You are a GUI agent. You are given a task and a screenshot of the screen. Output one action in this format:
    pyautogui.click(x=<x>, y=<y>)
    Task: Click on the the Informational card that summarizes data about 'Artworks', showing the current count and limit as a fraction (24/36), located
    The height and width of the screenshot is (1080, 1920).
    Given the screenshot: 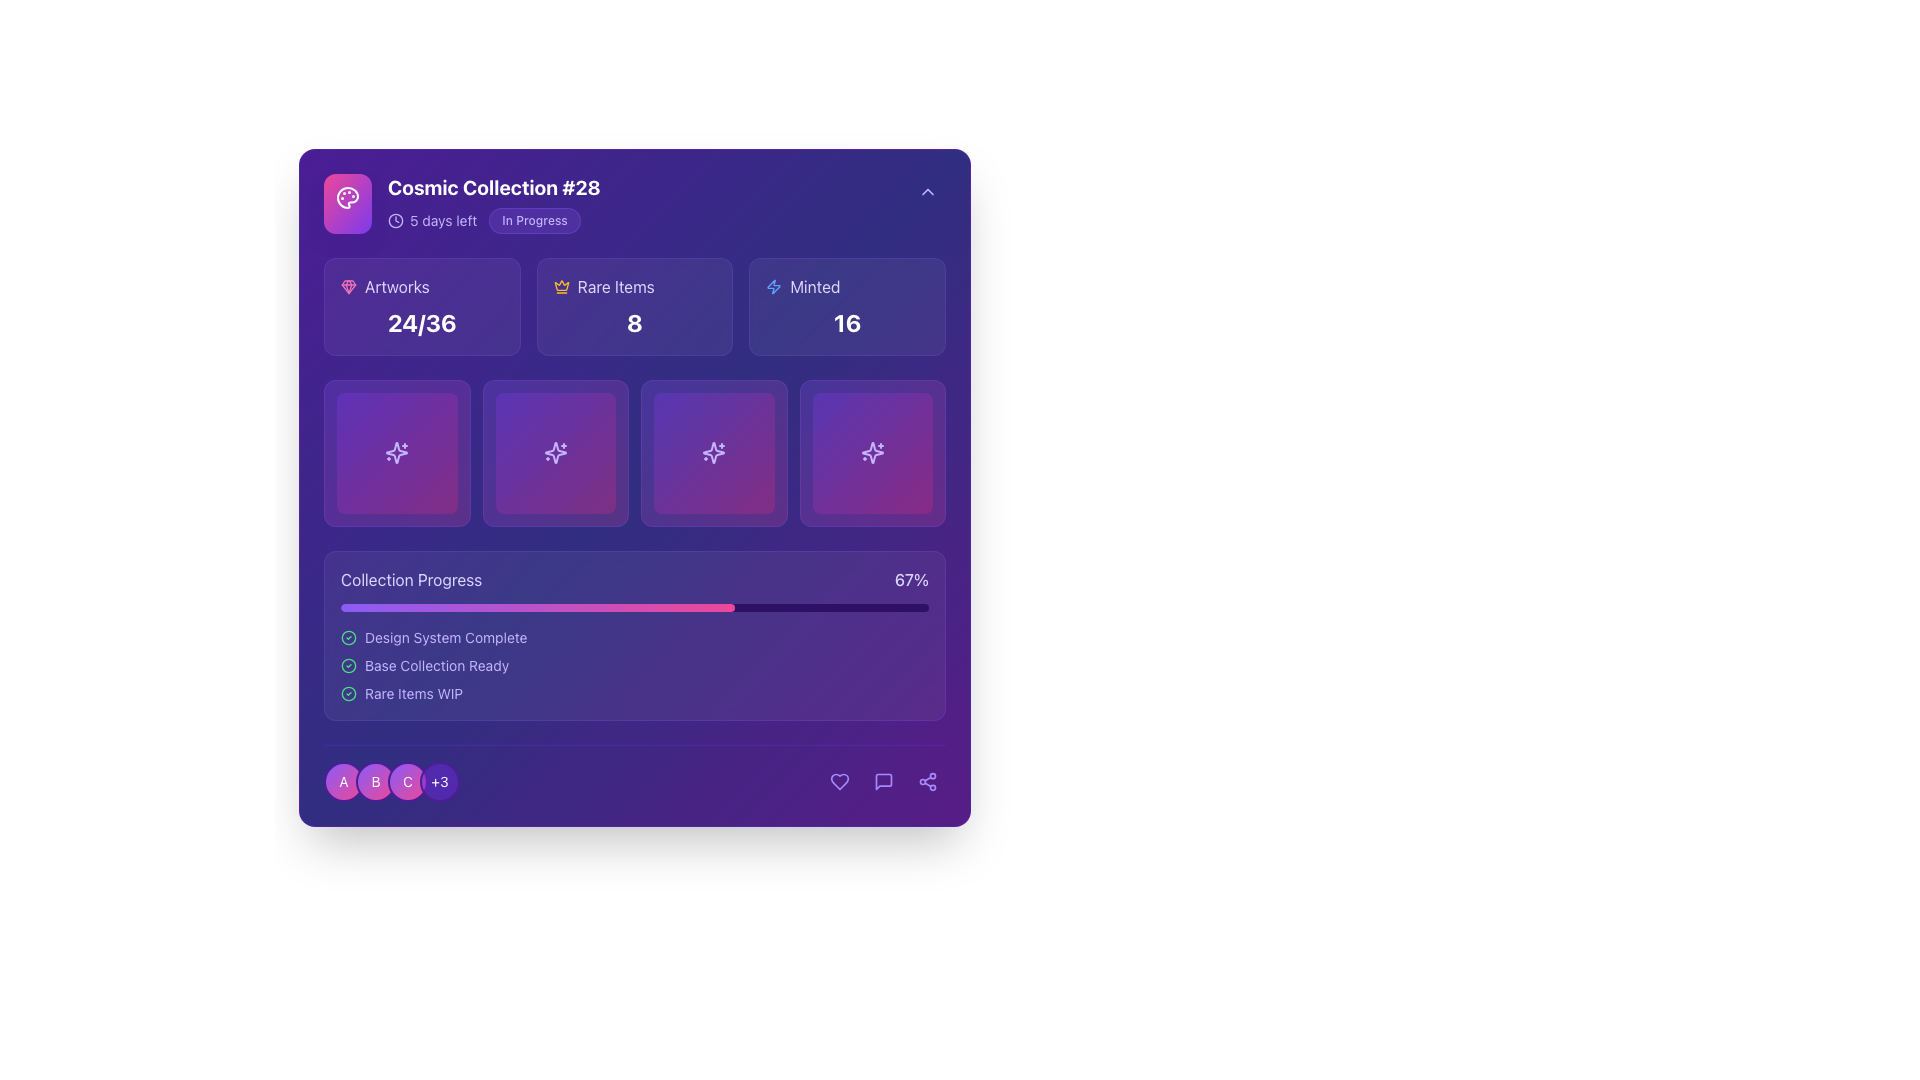 What is the action you would take?
    pyautogui.click(x=421, y=307)
    